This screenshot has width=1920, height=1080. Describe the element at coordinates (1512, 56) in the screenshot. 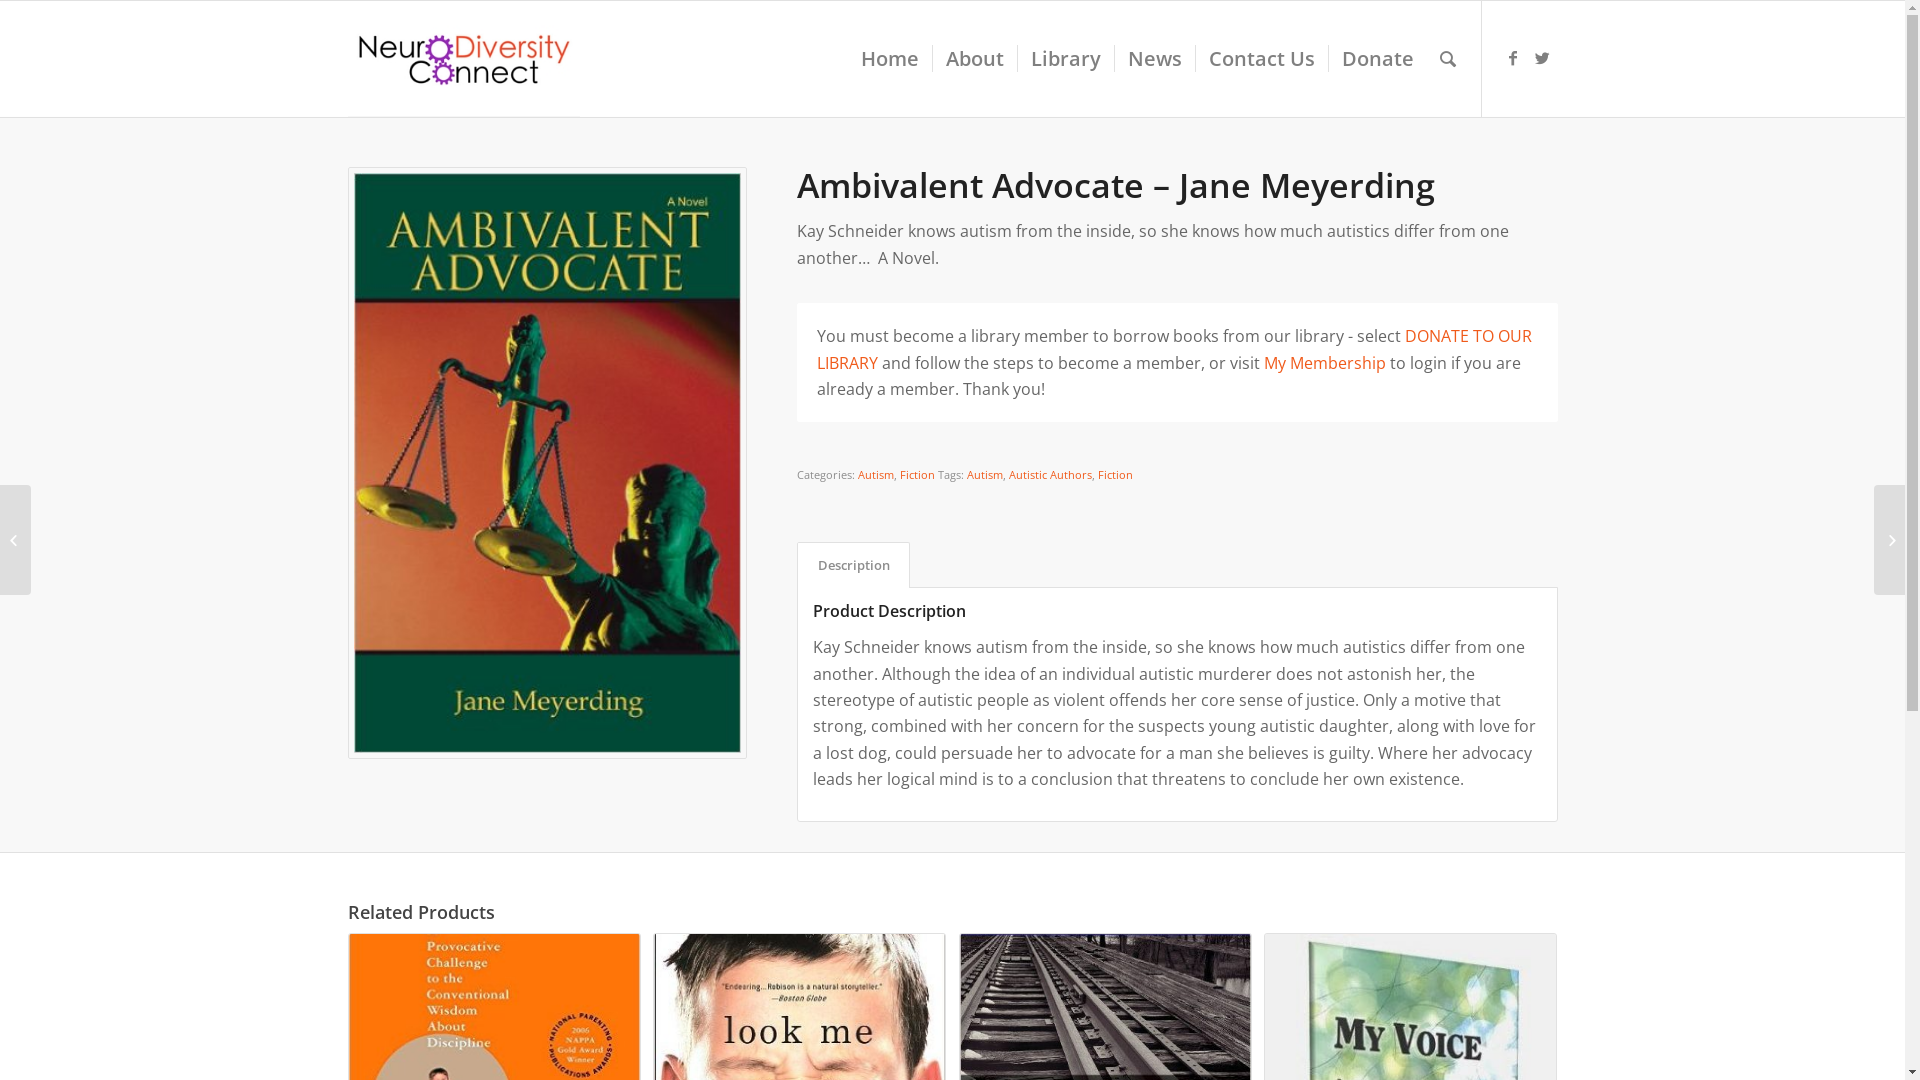

I see `'Facebook'` at that location.